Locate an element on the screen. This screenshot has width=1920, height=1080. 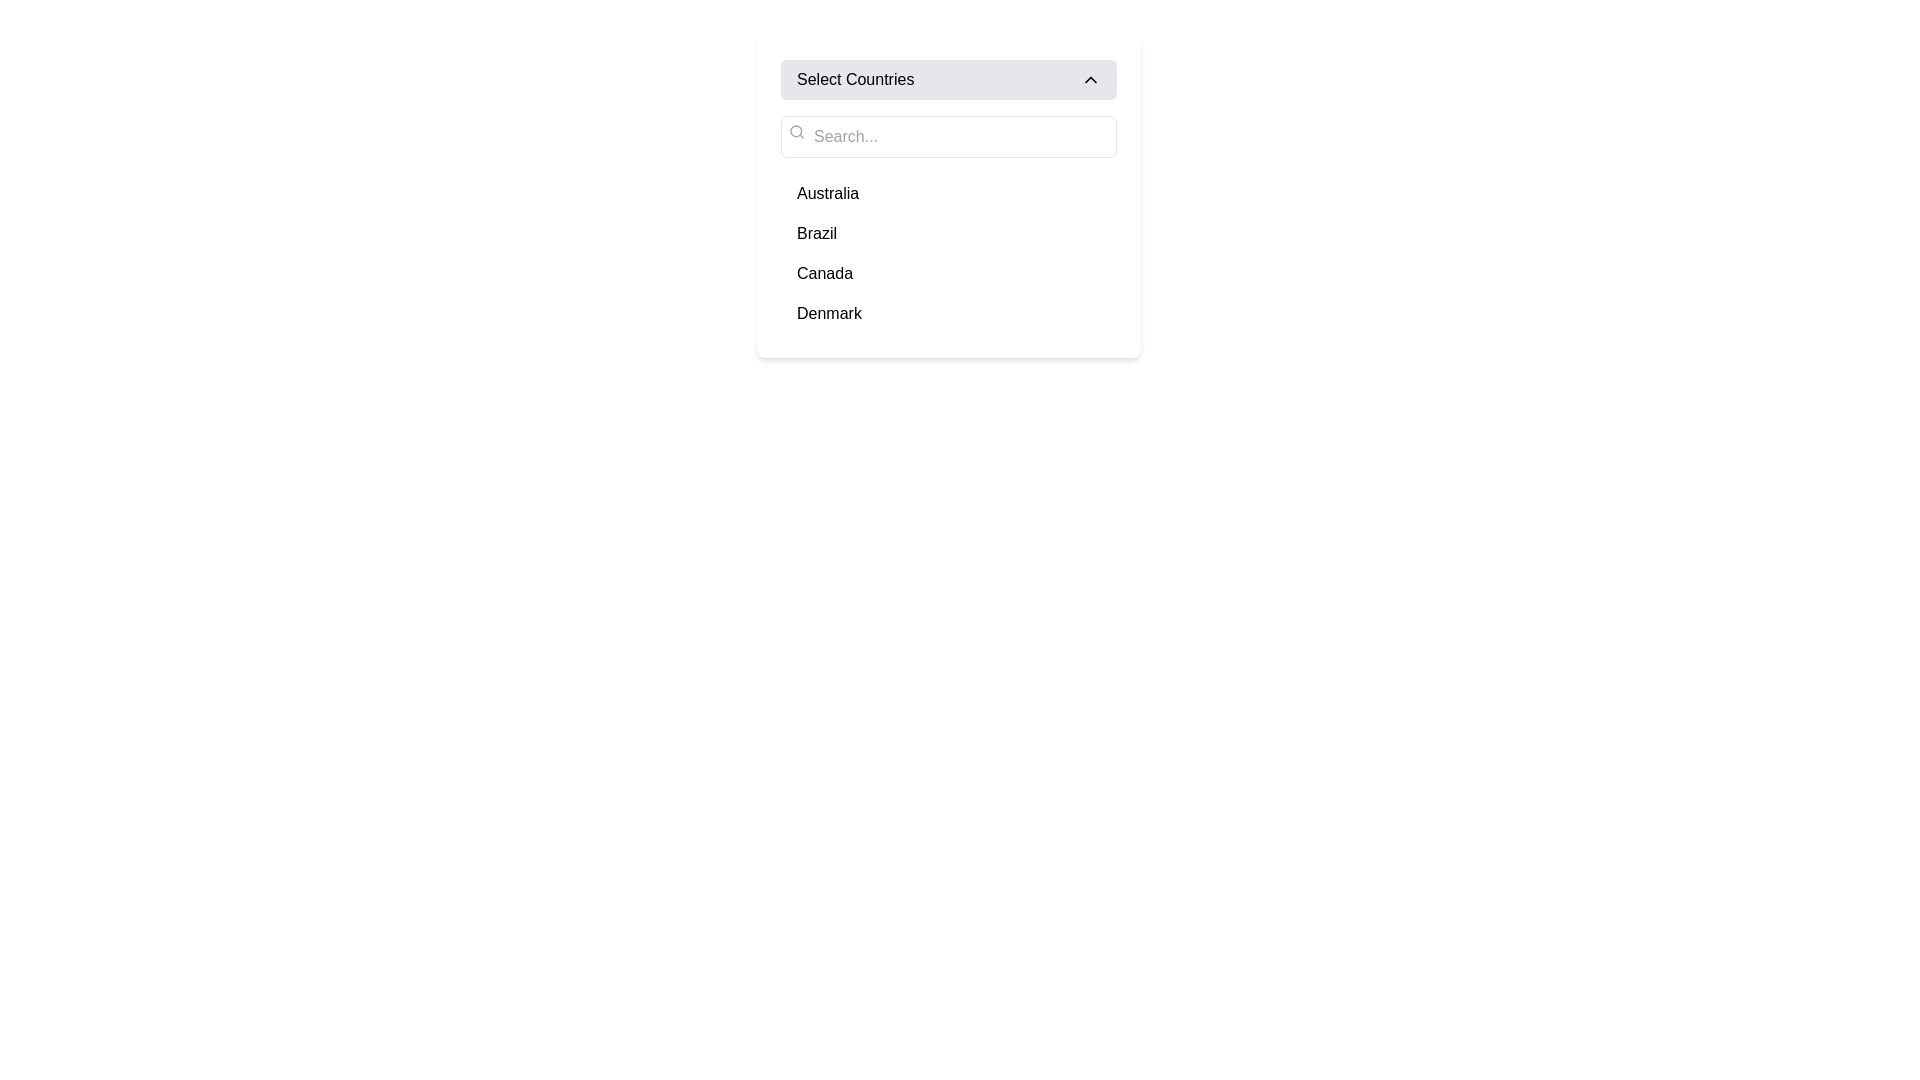
the text label displaying 'Canada' within the third option of the dropdown menu is located at coordinates (825, 273).